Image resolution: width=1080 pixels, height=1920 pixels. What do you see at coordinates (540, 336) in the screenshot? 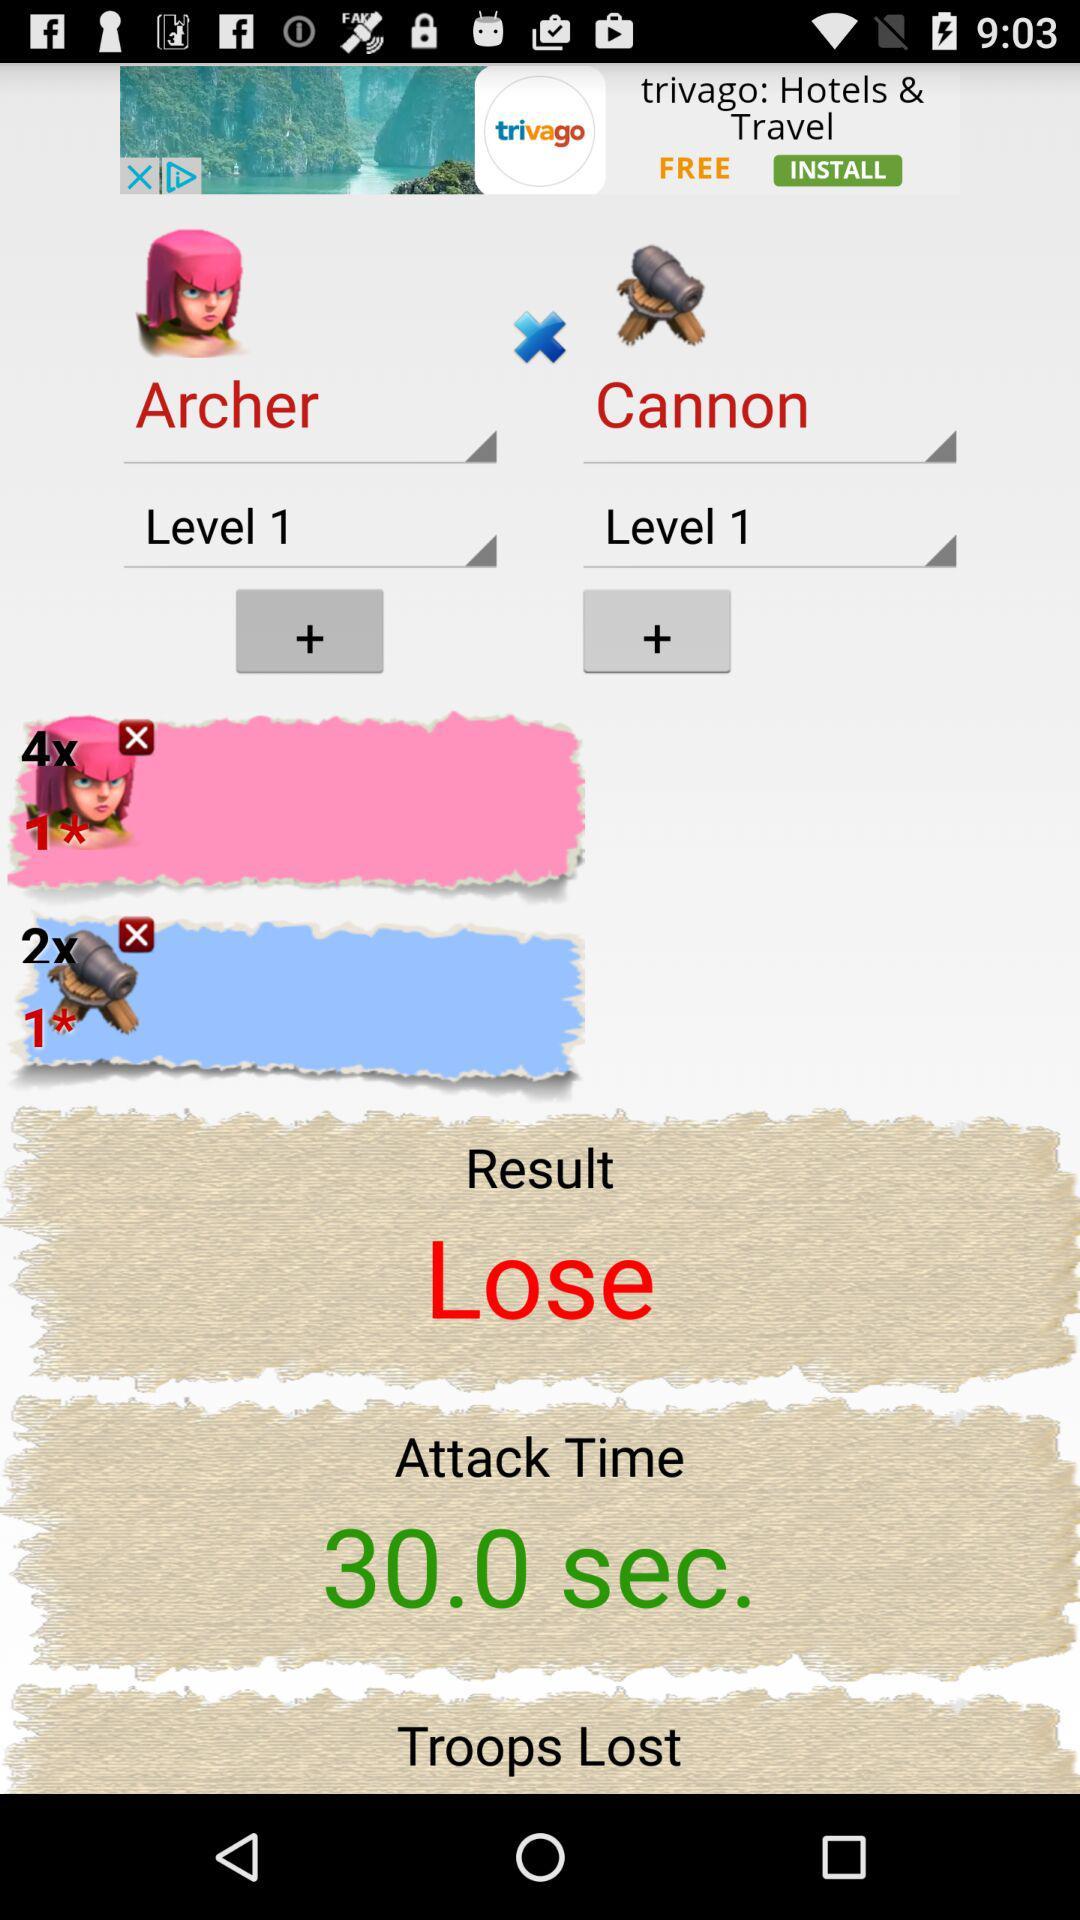
I see `cross symbol` at bounding box center [540, 336].